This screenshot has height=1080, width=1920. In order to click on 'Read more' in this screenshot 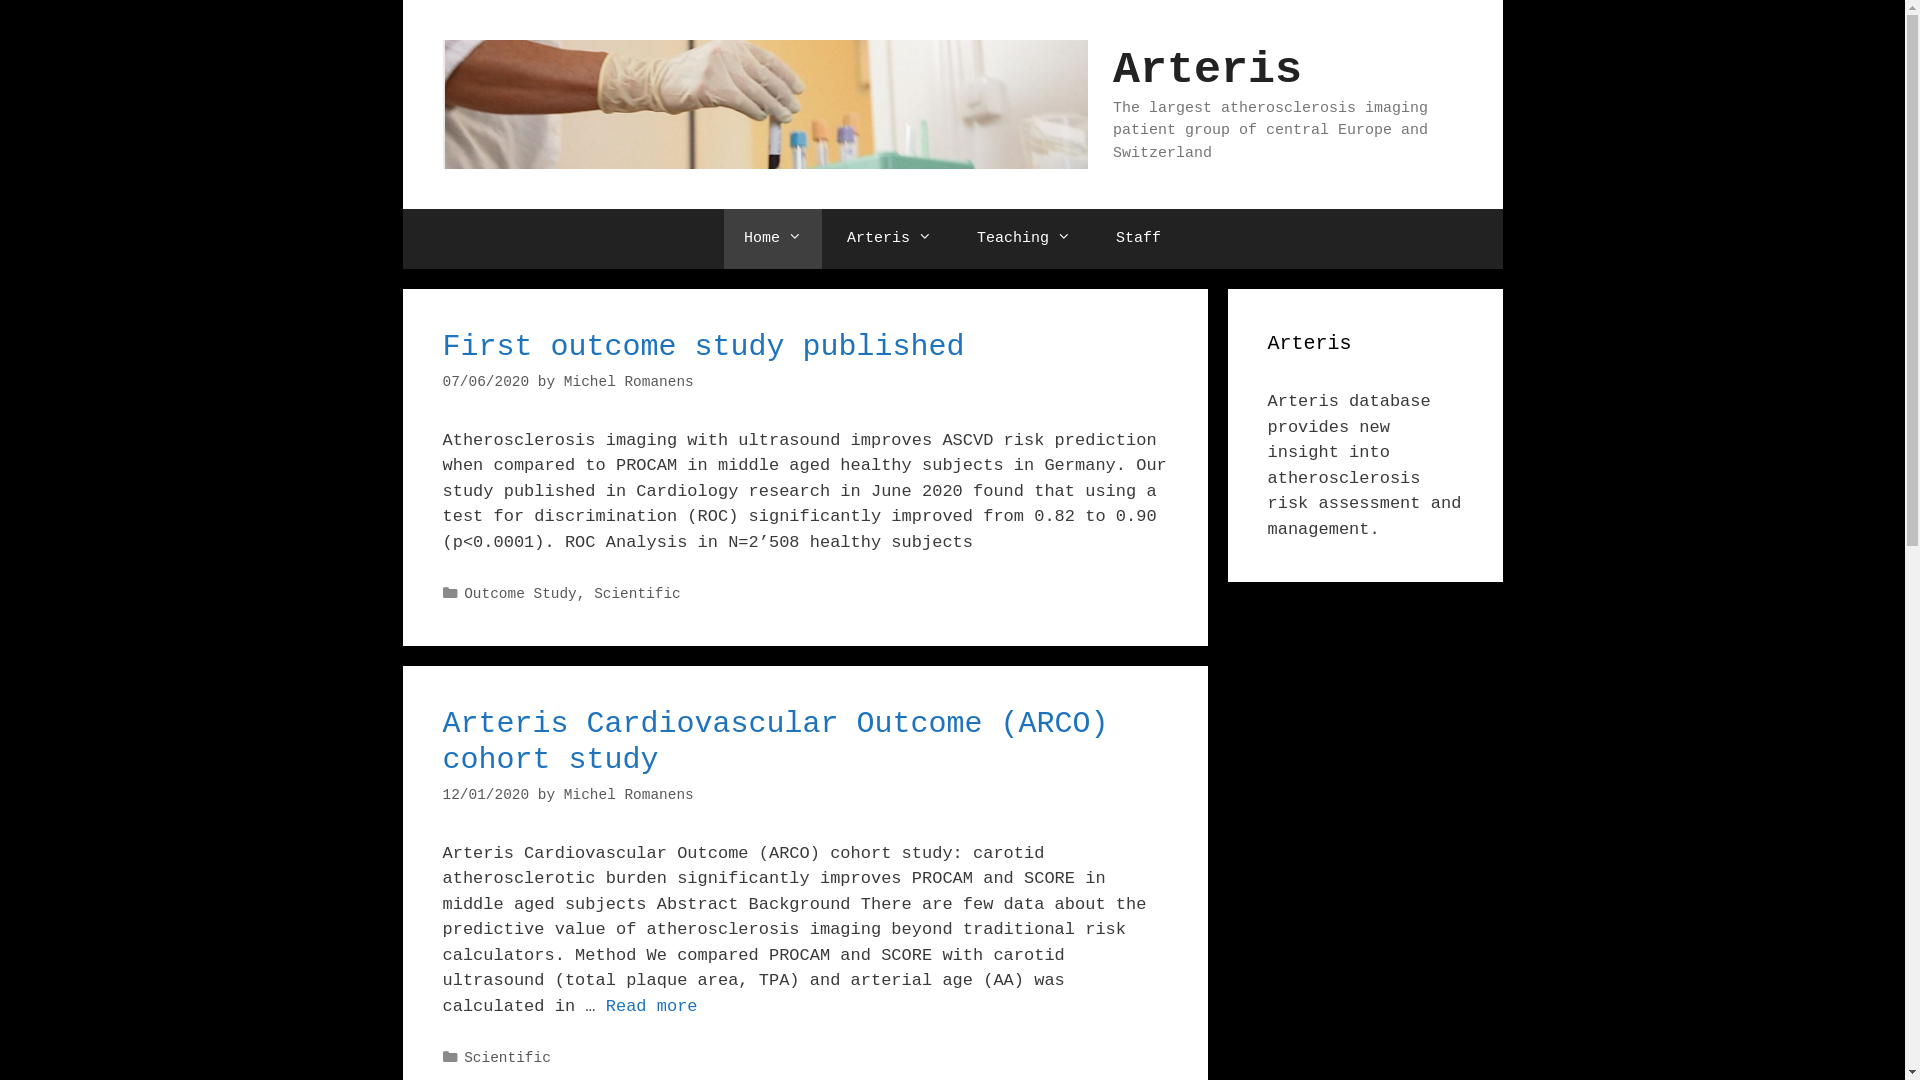, I will do `click(604, 1006)`.